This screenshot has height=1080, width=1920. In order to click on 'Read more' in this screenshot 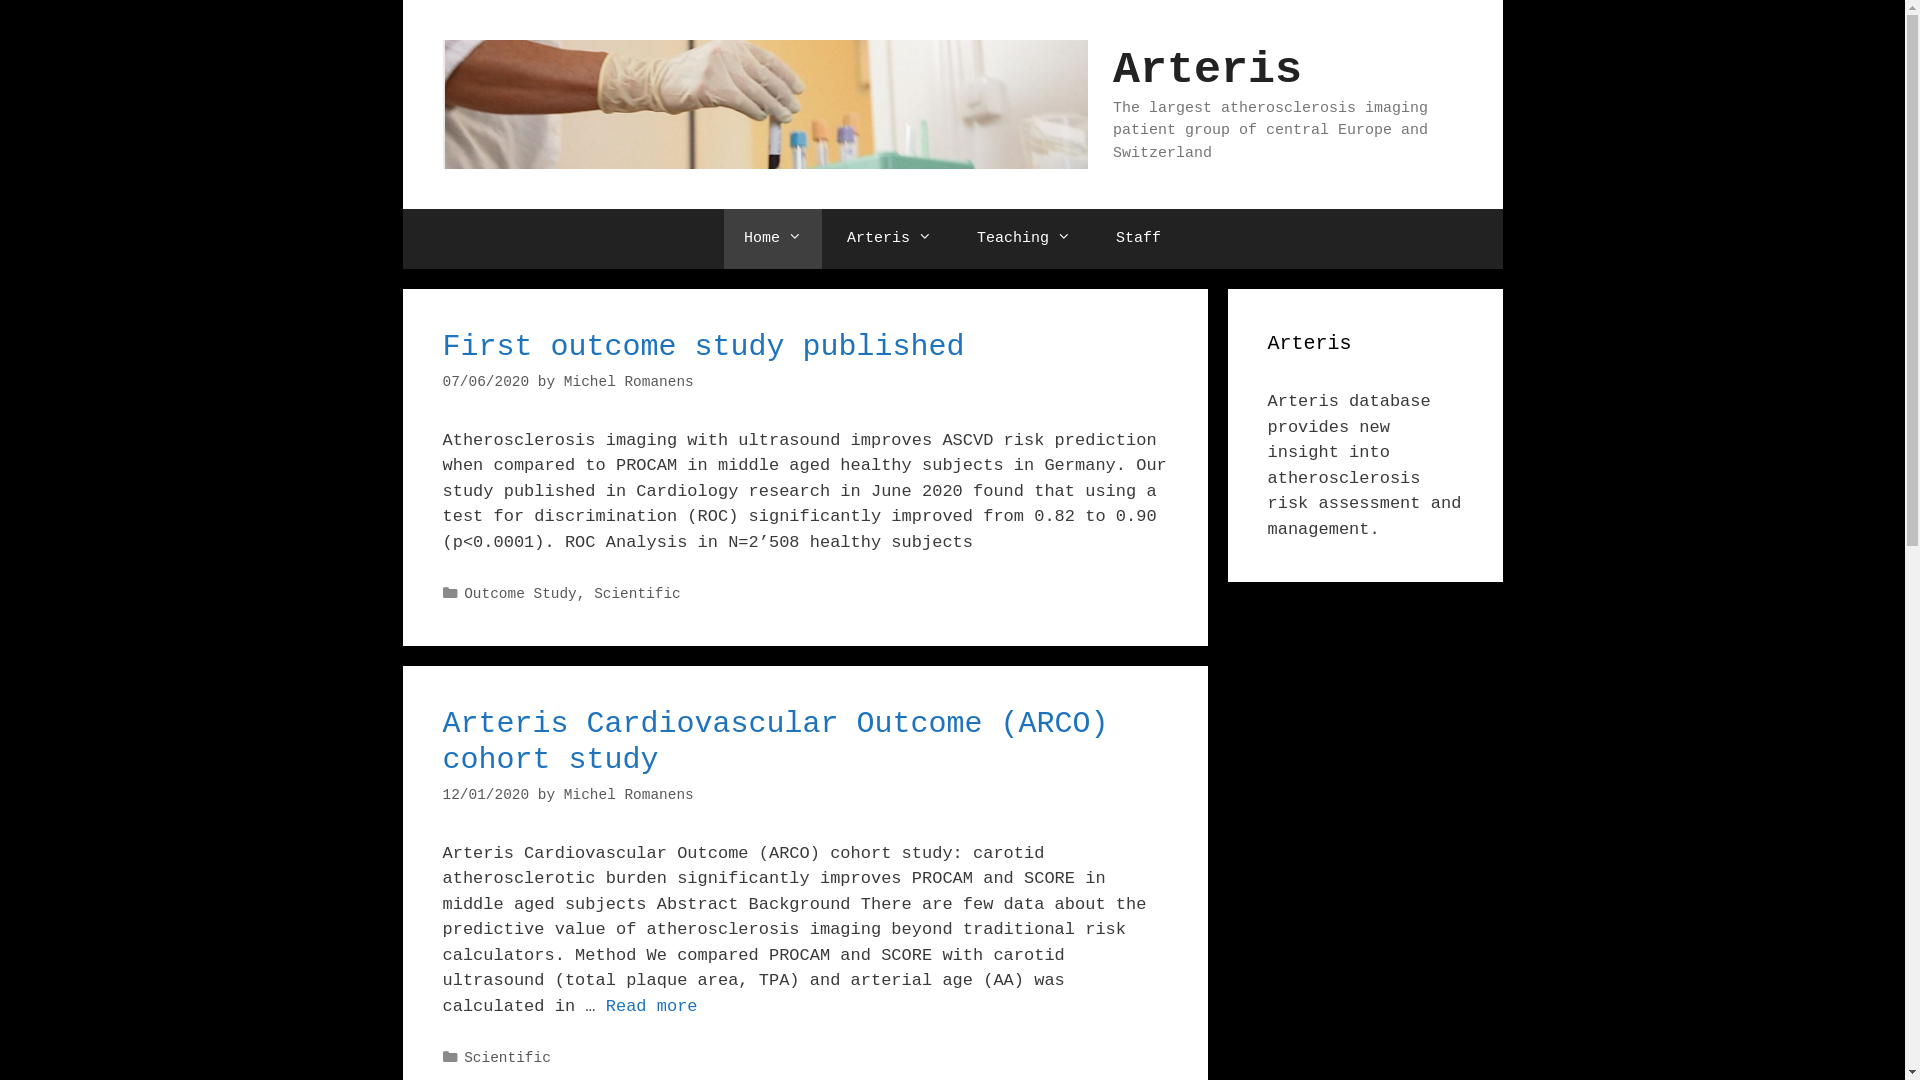, I will do `click(604, 1006)`.